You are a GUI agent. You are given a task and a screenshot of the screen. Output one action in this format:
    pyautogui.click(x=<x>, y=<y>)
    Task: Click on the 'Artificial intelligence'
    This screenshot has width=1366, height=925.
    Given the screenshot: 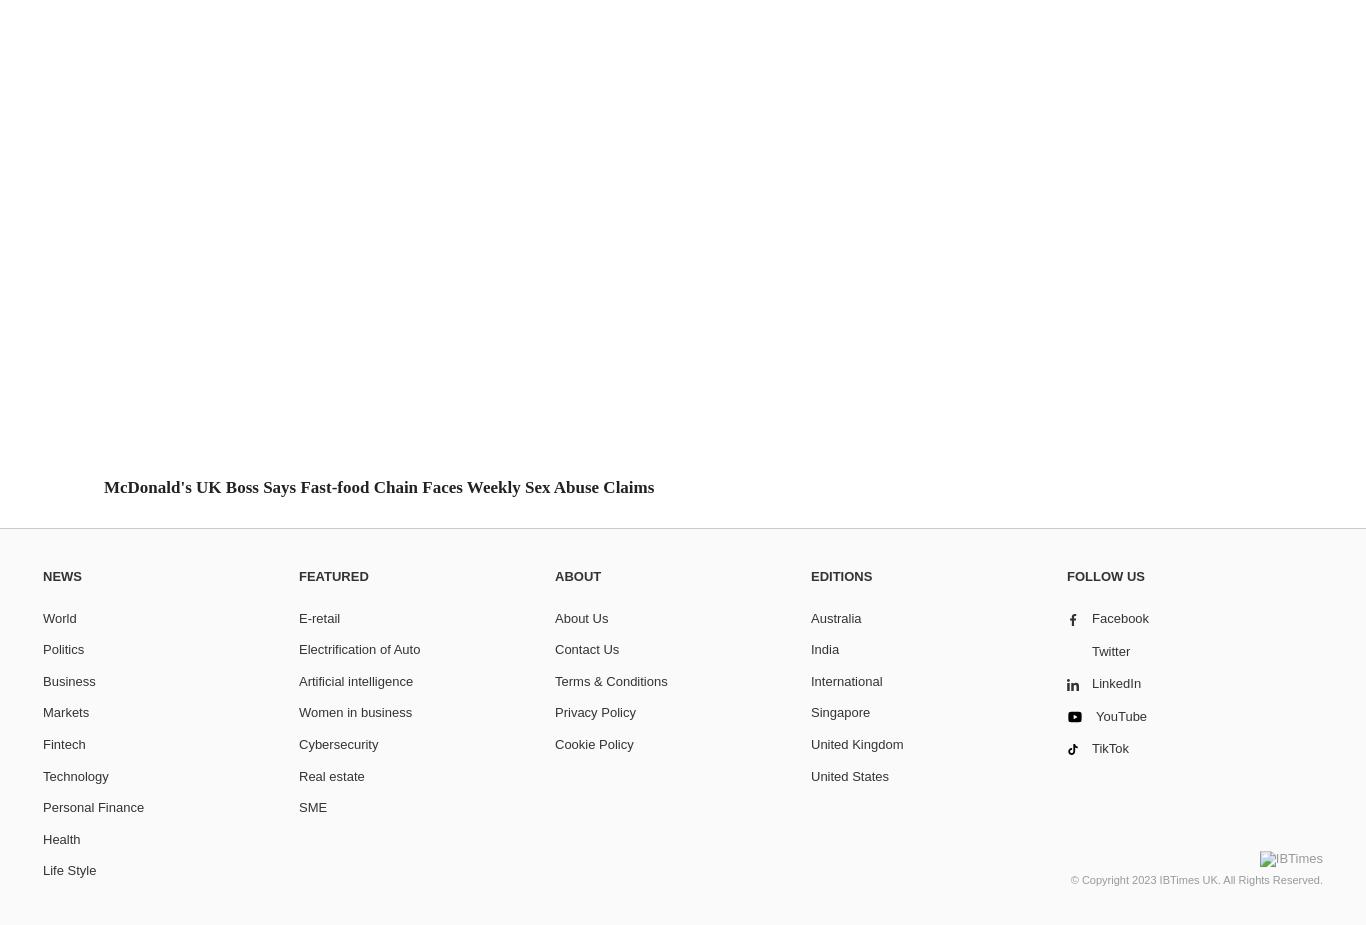 What is the action you would take?
    pyautogui.click(x=299, y=680)
    